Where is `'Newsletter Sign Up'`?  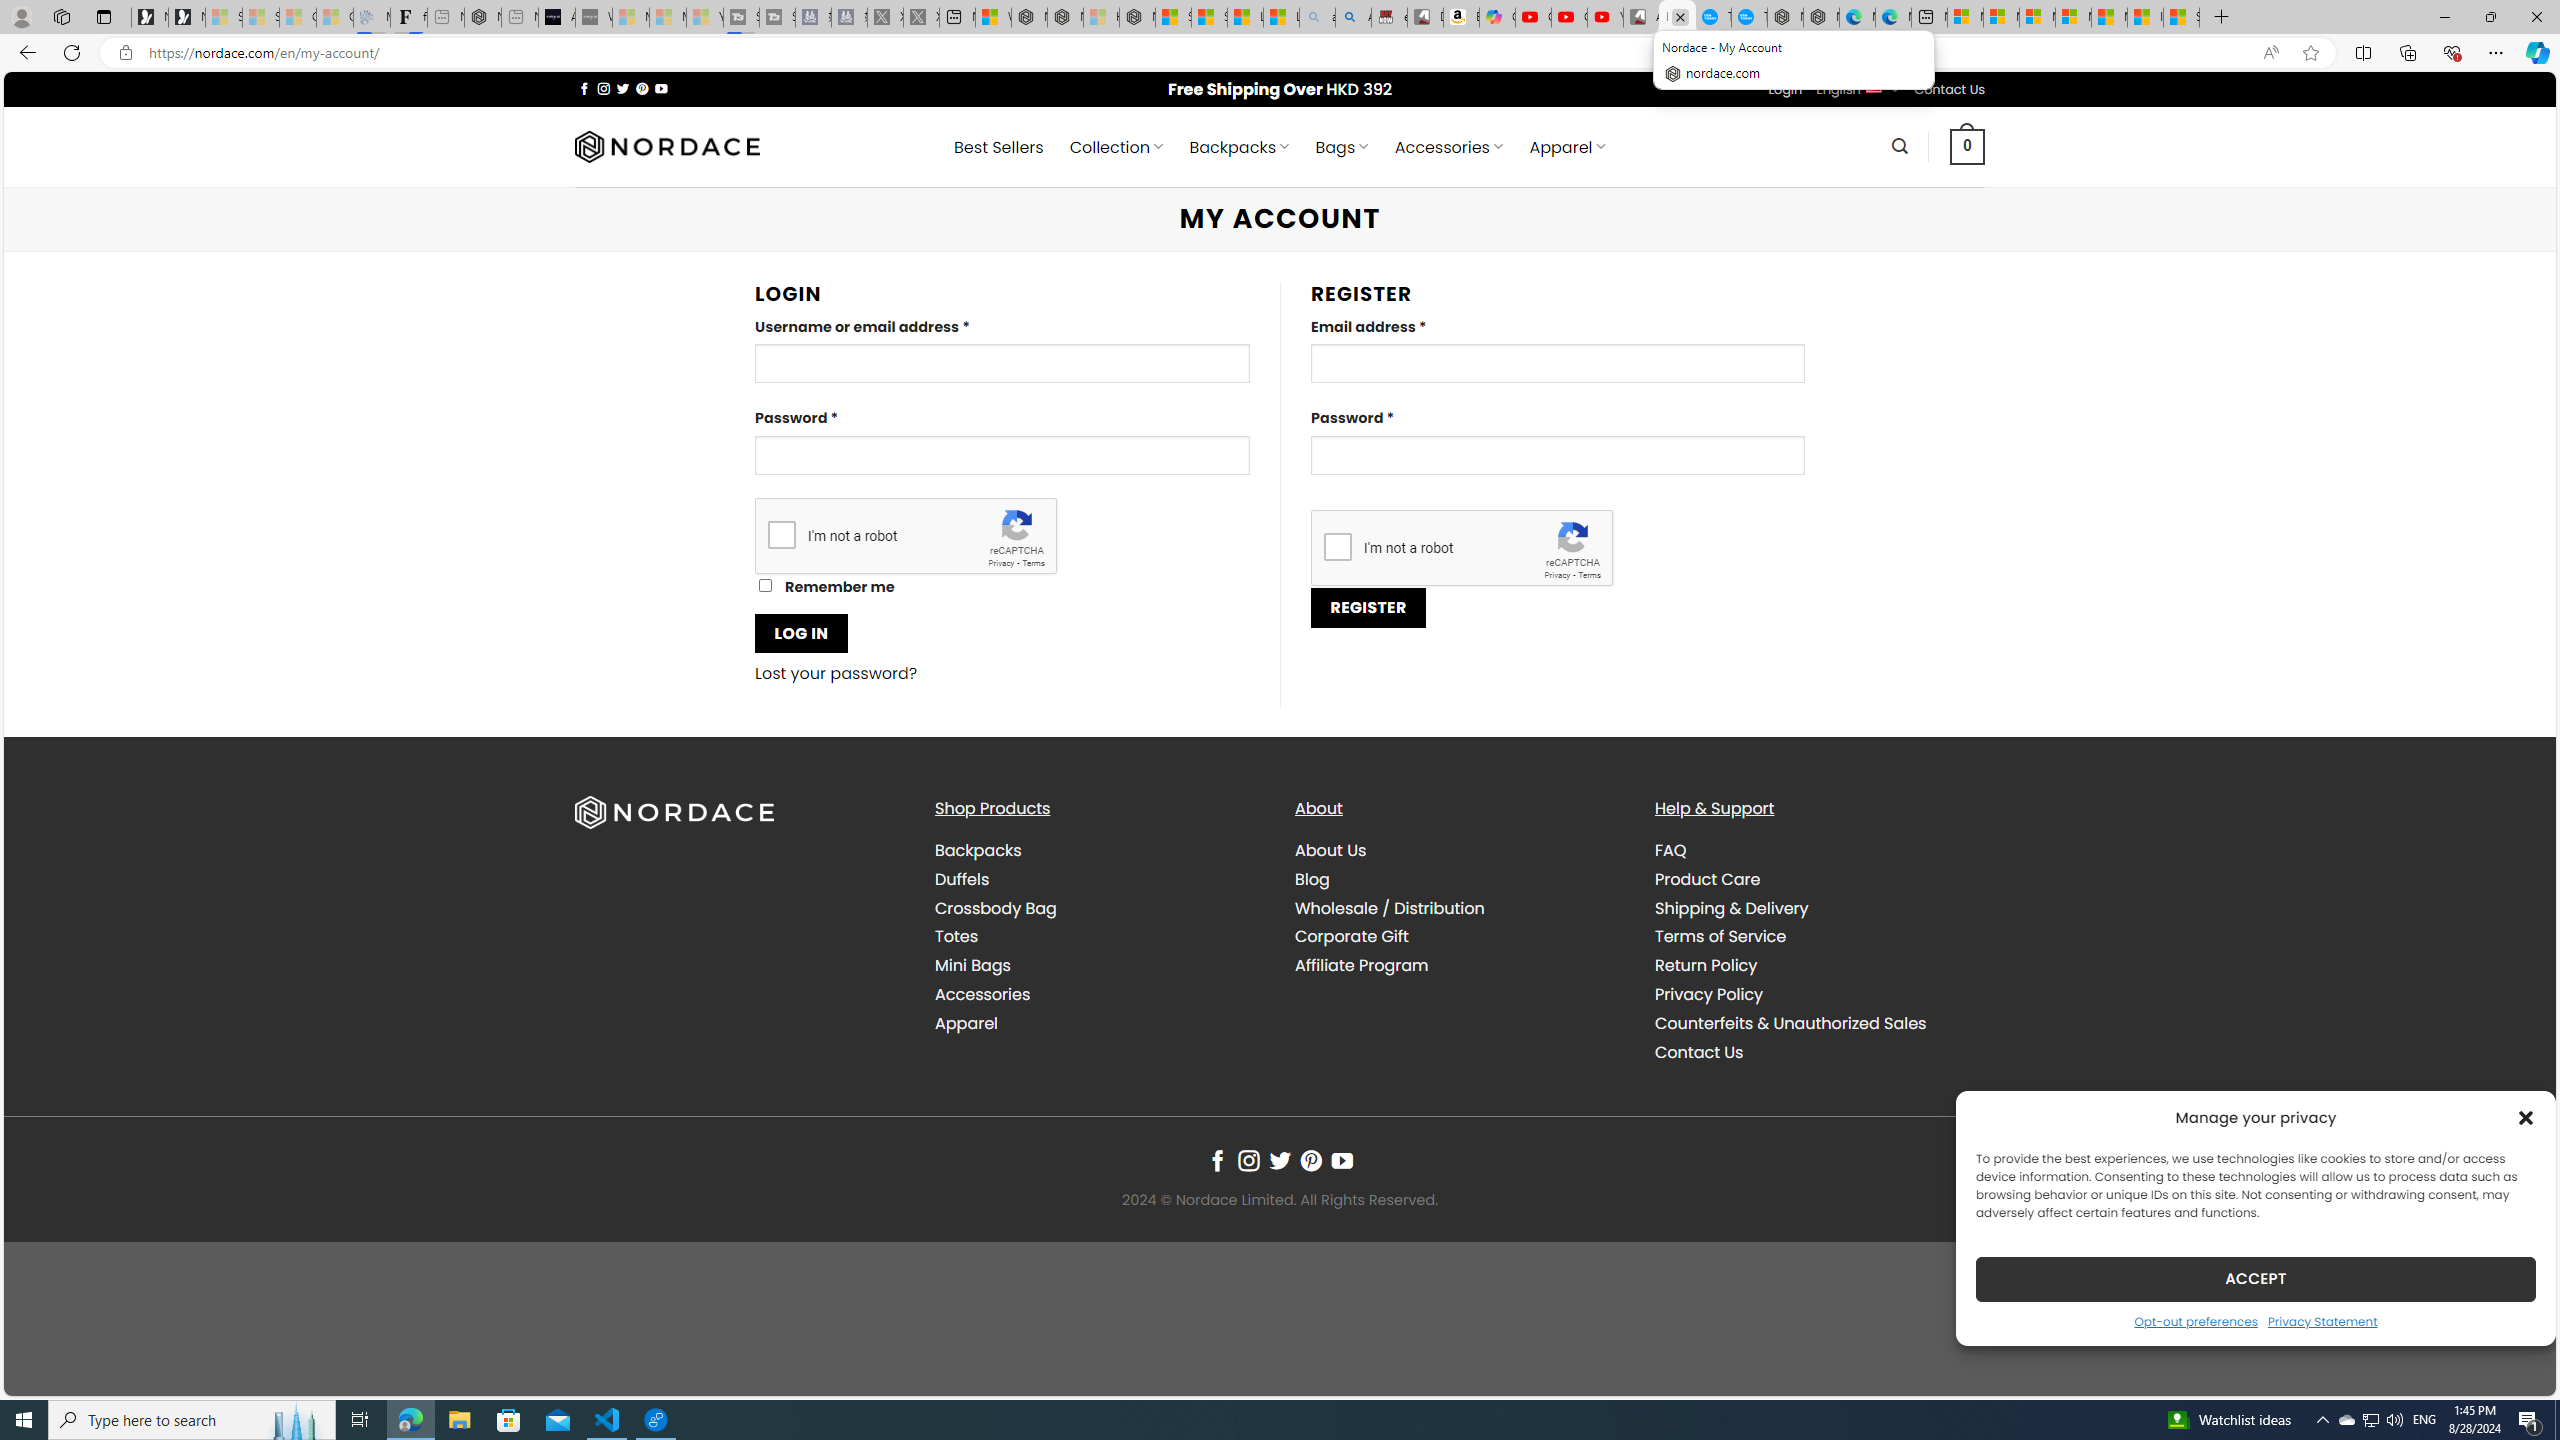
'Newsletter Sign Up' is located at coordinates (186, 16).